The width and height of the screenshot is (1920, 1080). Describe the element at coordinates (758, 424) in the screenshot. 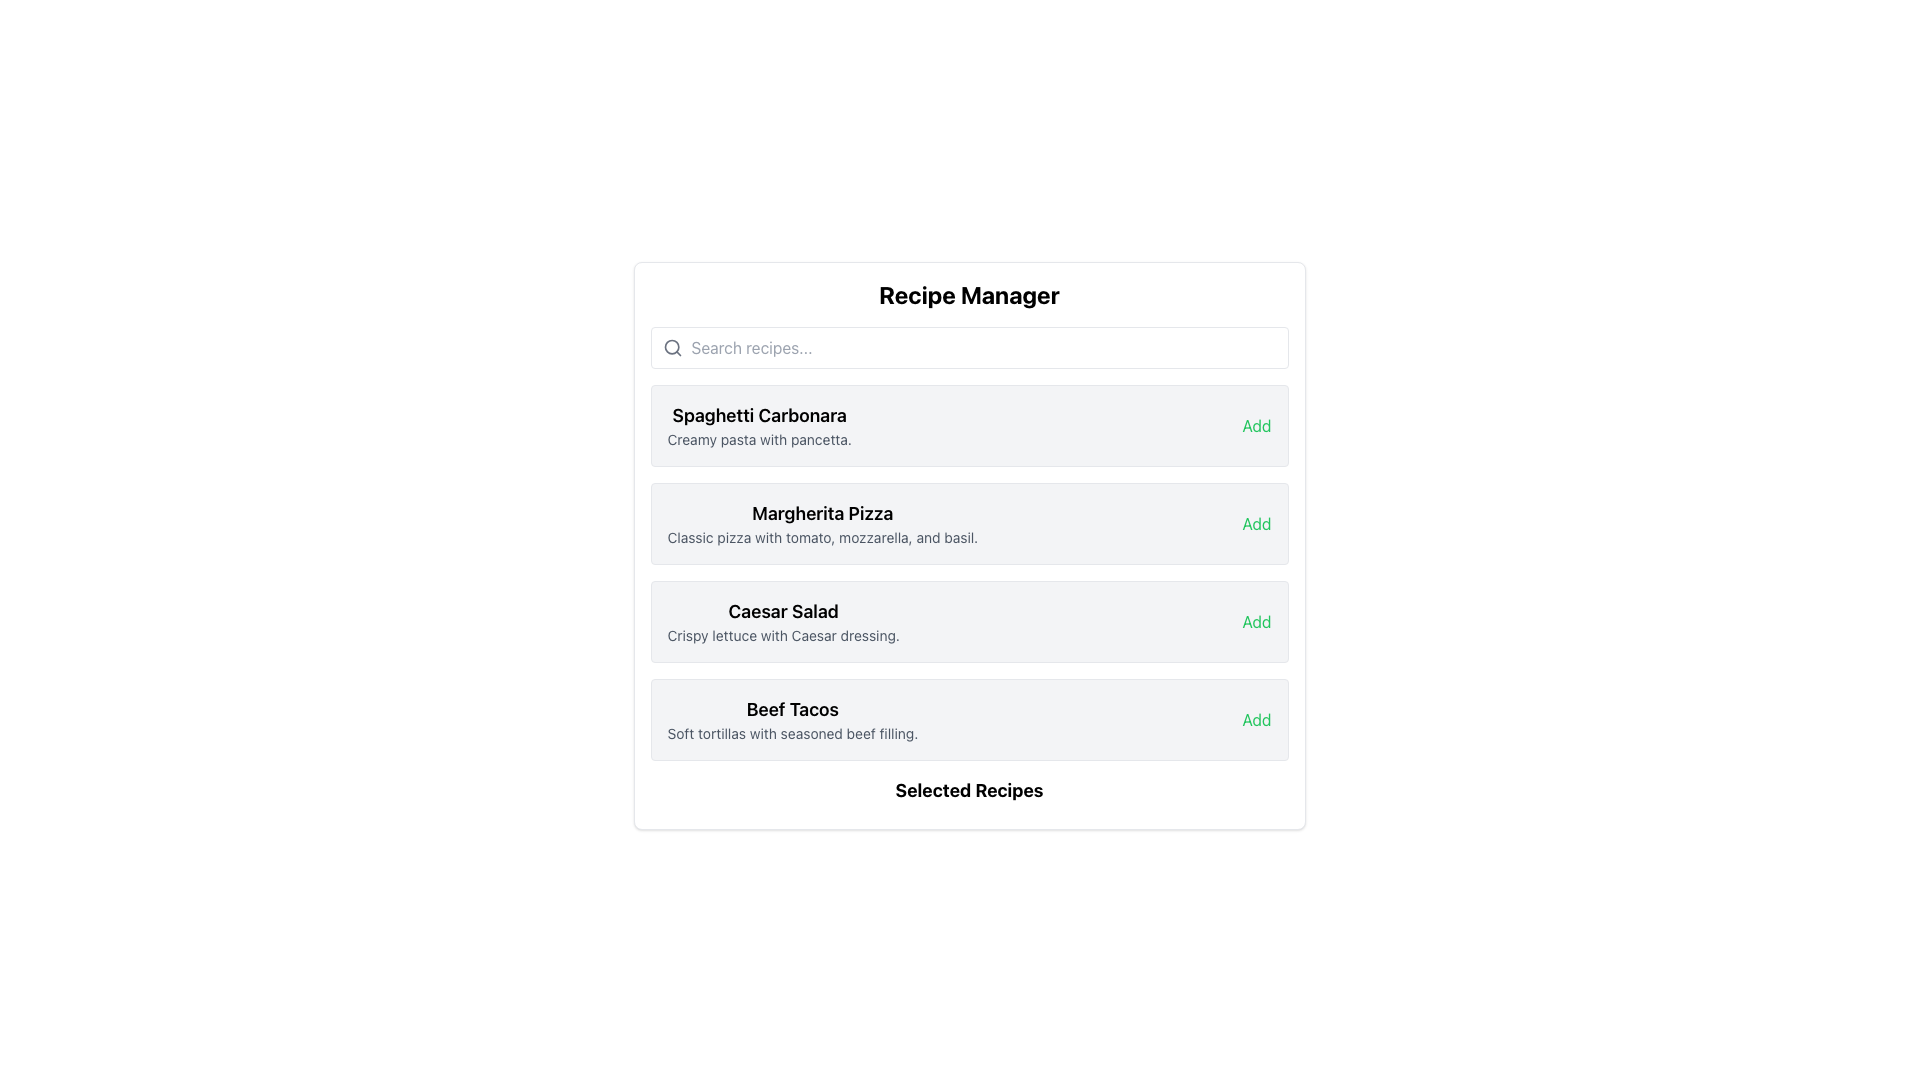

I see `descriptive label containing the title 'Spaghetti Carbonara' and the description 'Creamy pasta with pancetta.' located in the top-left area of the list under the 'Recipe Manager' heading` at that location.